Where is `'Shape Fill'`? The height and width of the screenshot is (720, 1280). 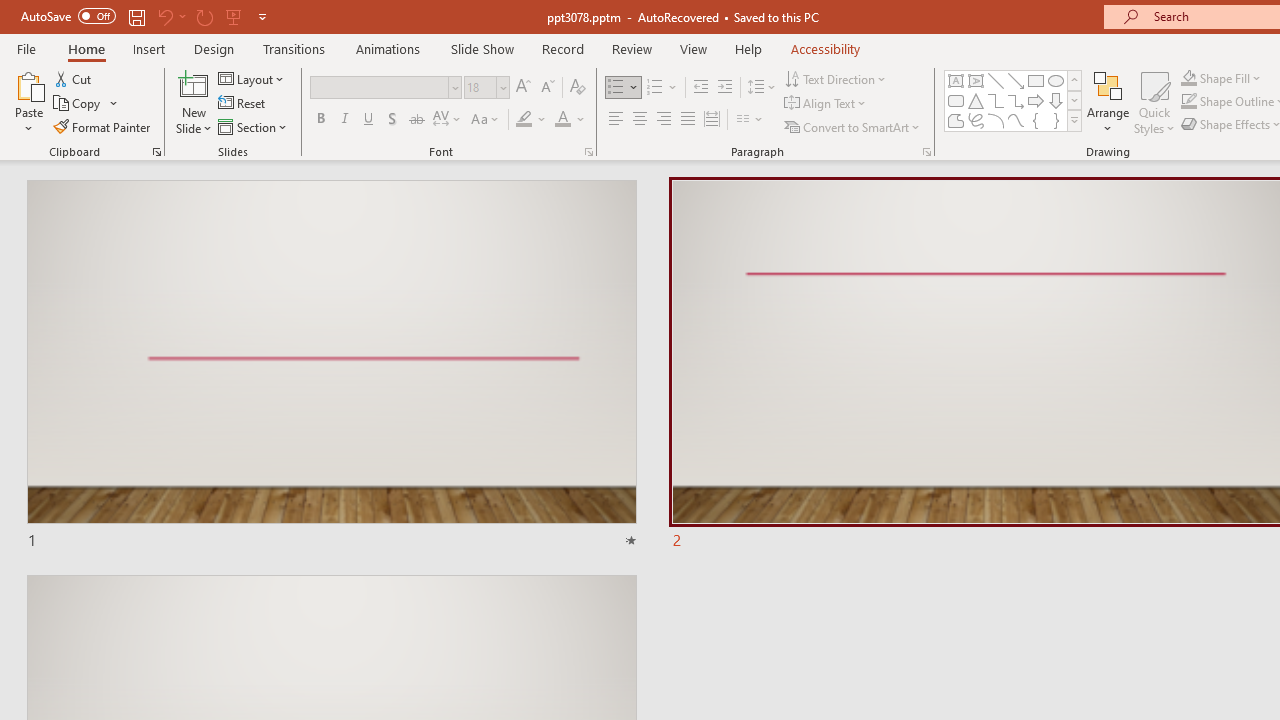
'Shape Fill' is located at coordinates (1220, 77).